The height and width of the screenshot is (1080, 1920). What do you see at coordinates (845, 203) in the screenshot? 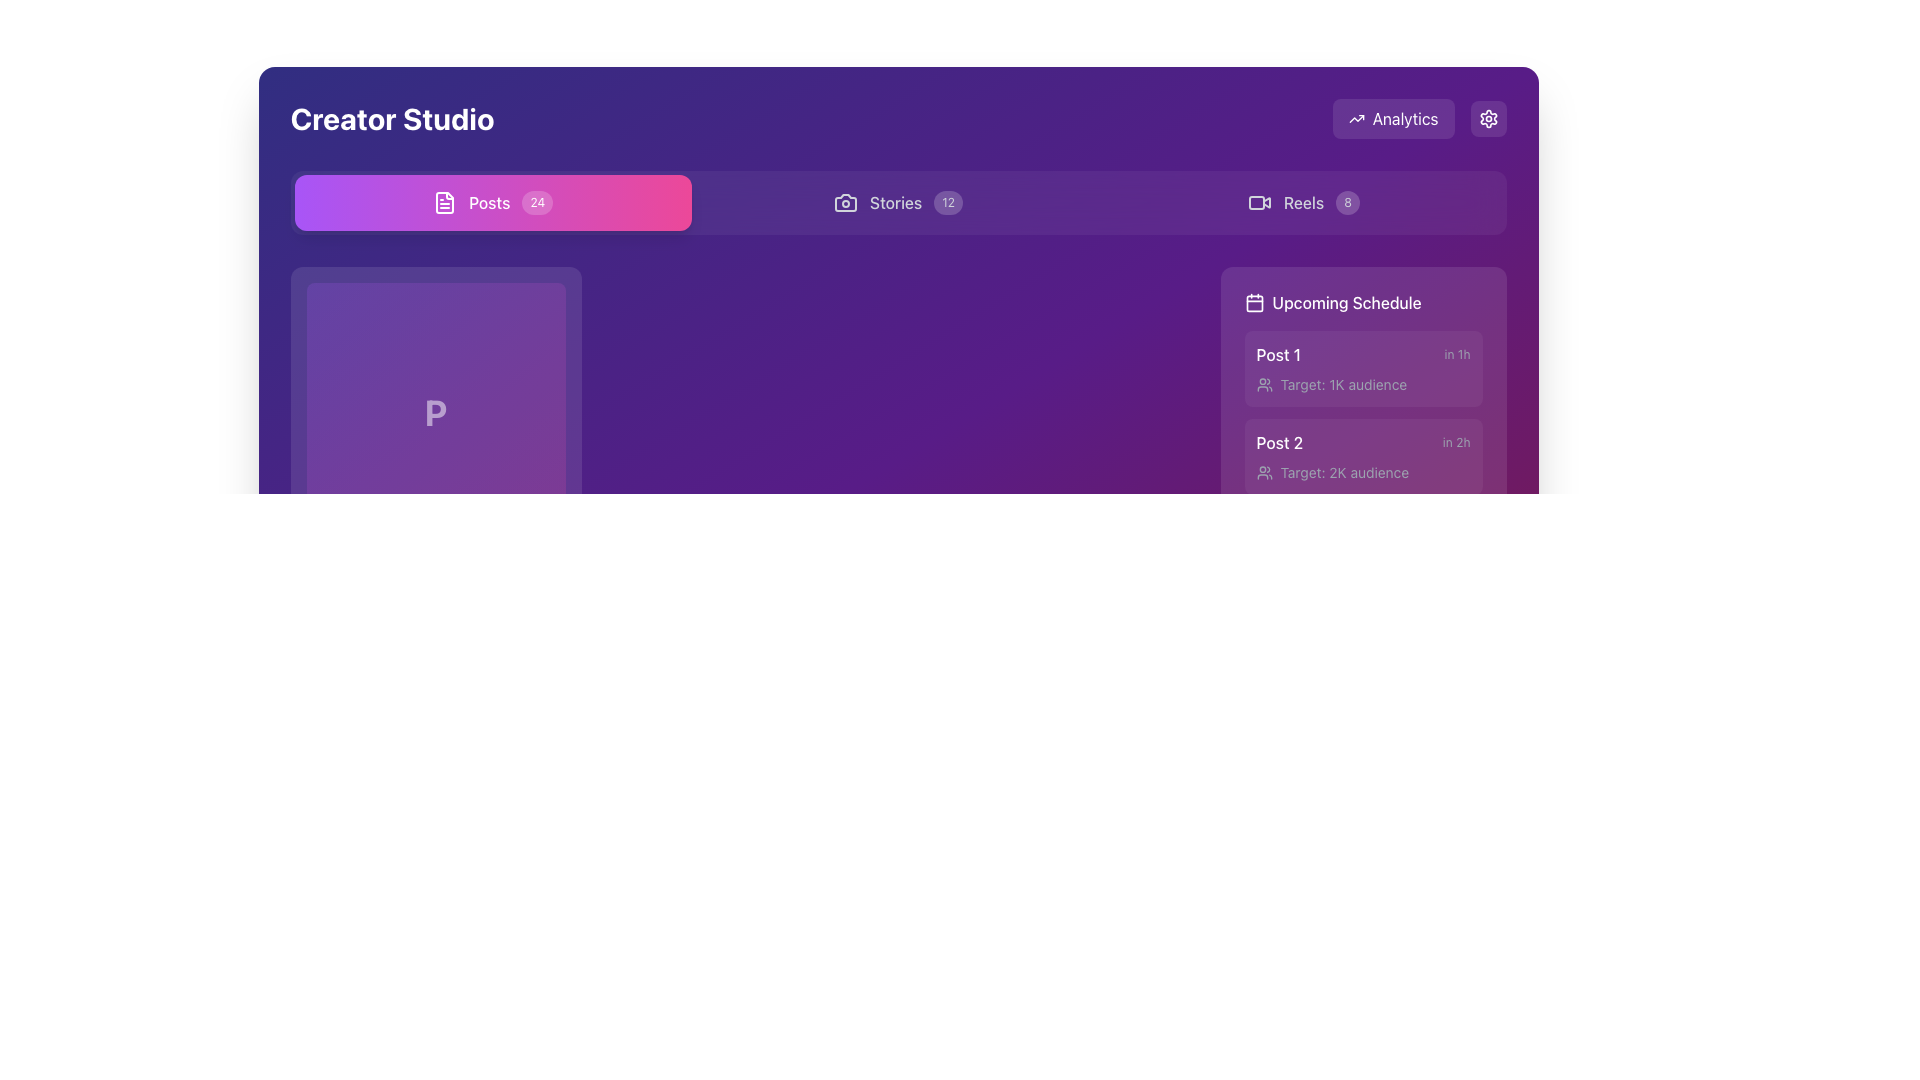
I see `the 'Stories' icon located in the horizontal navigation bar` at bounding box center [845, 203].